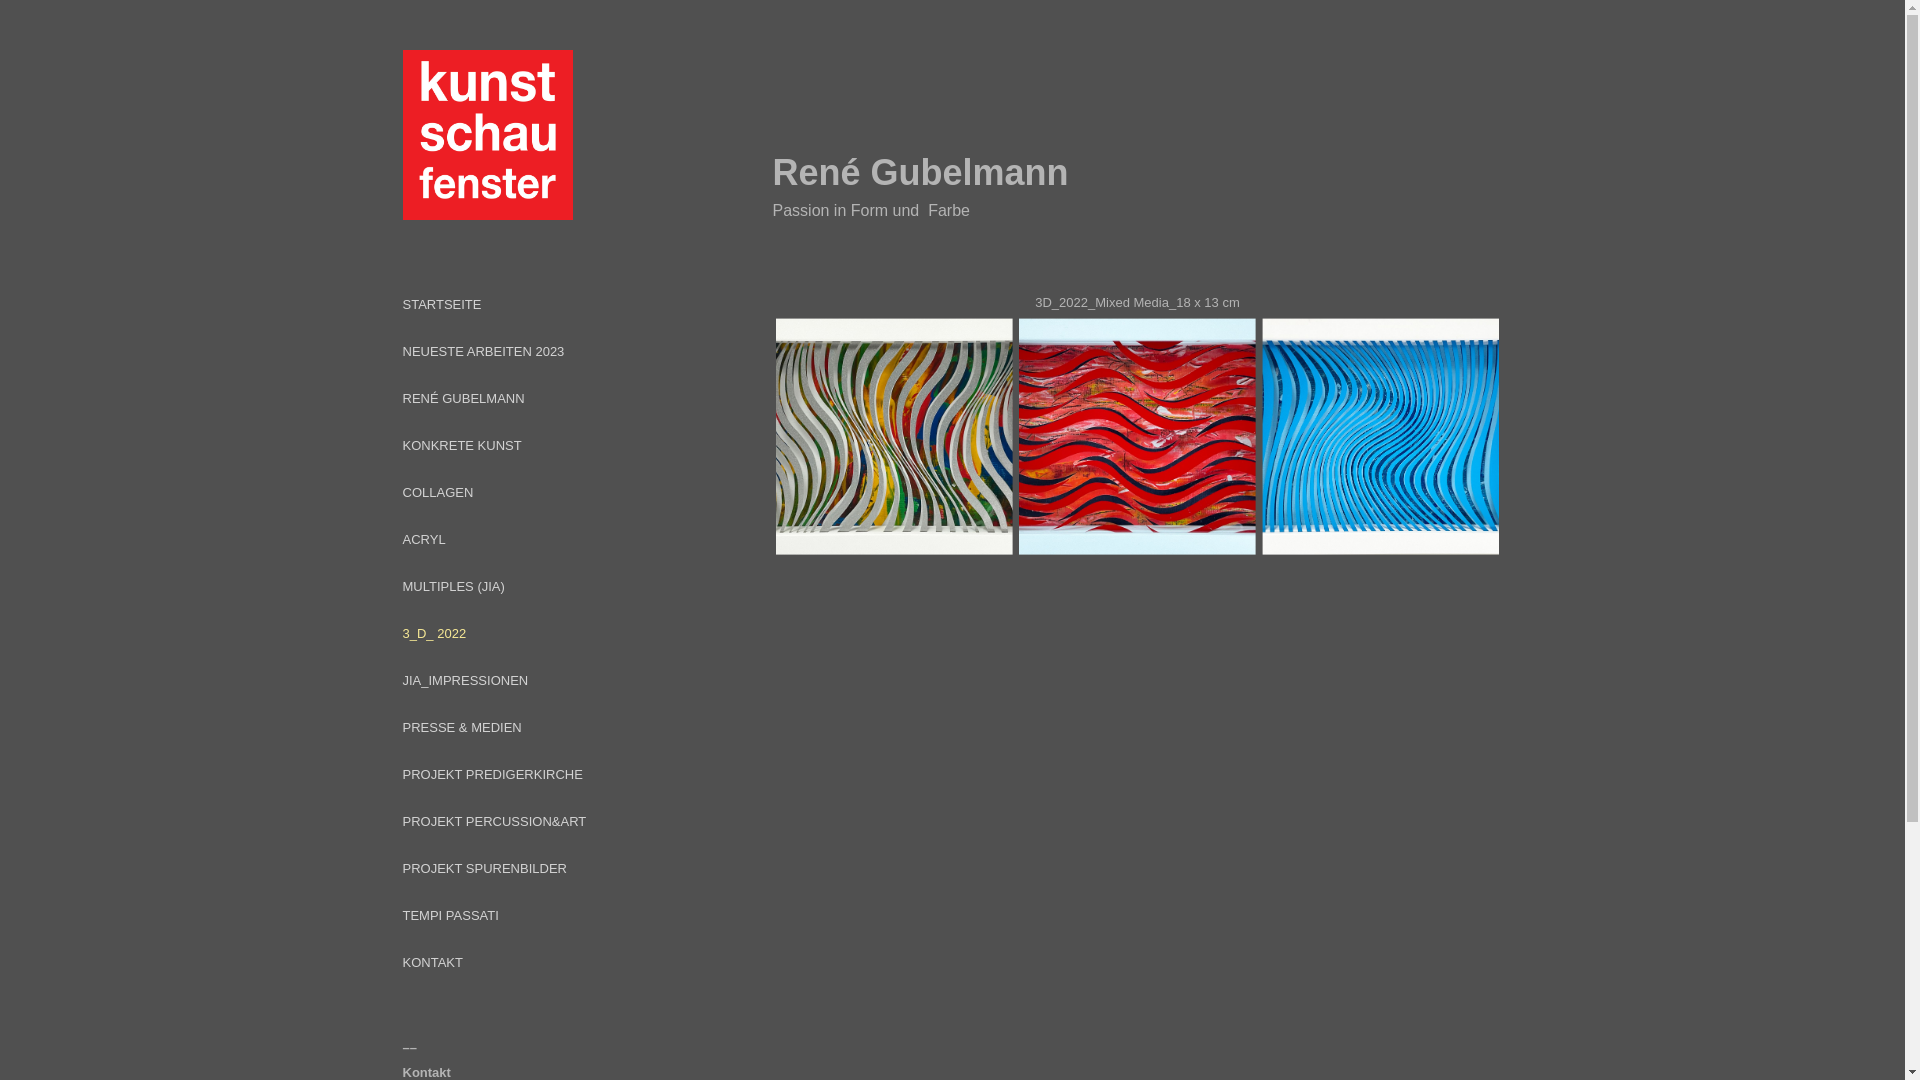 Image resolution: width=1920 pixels, height=1080 pixels. Describe the element at coordinates (431, 961) in the screenshot. I see `'KONTAKT'` at that location.